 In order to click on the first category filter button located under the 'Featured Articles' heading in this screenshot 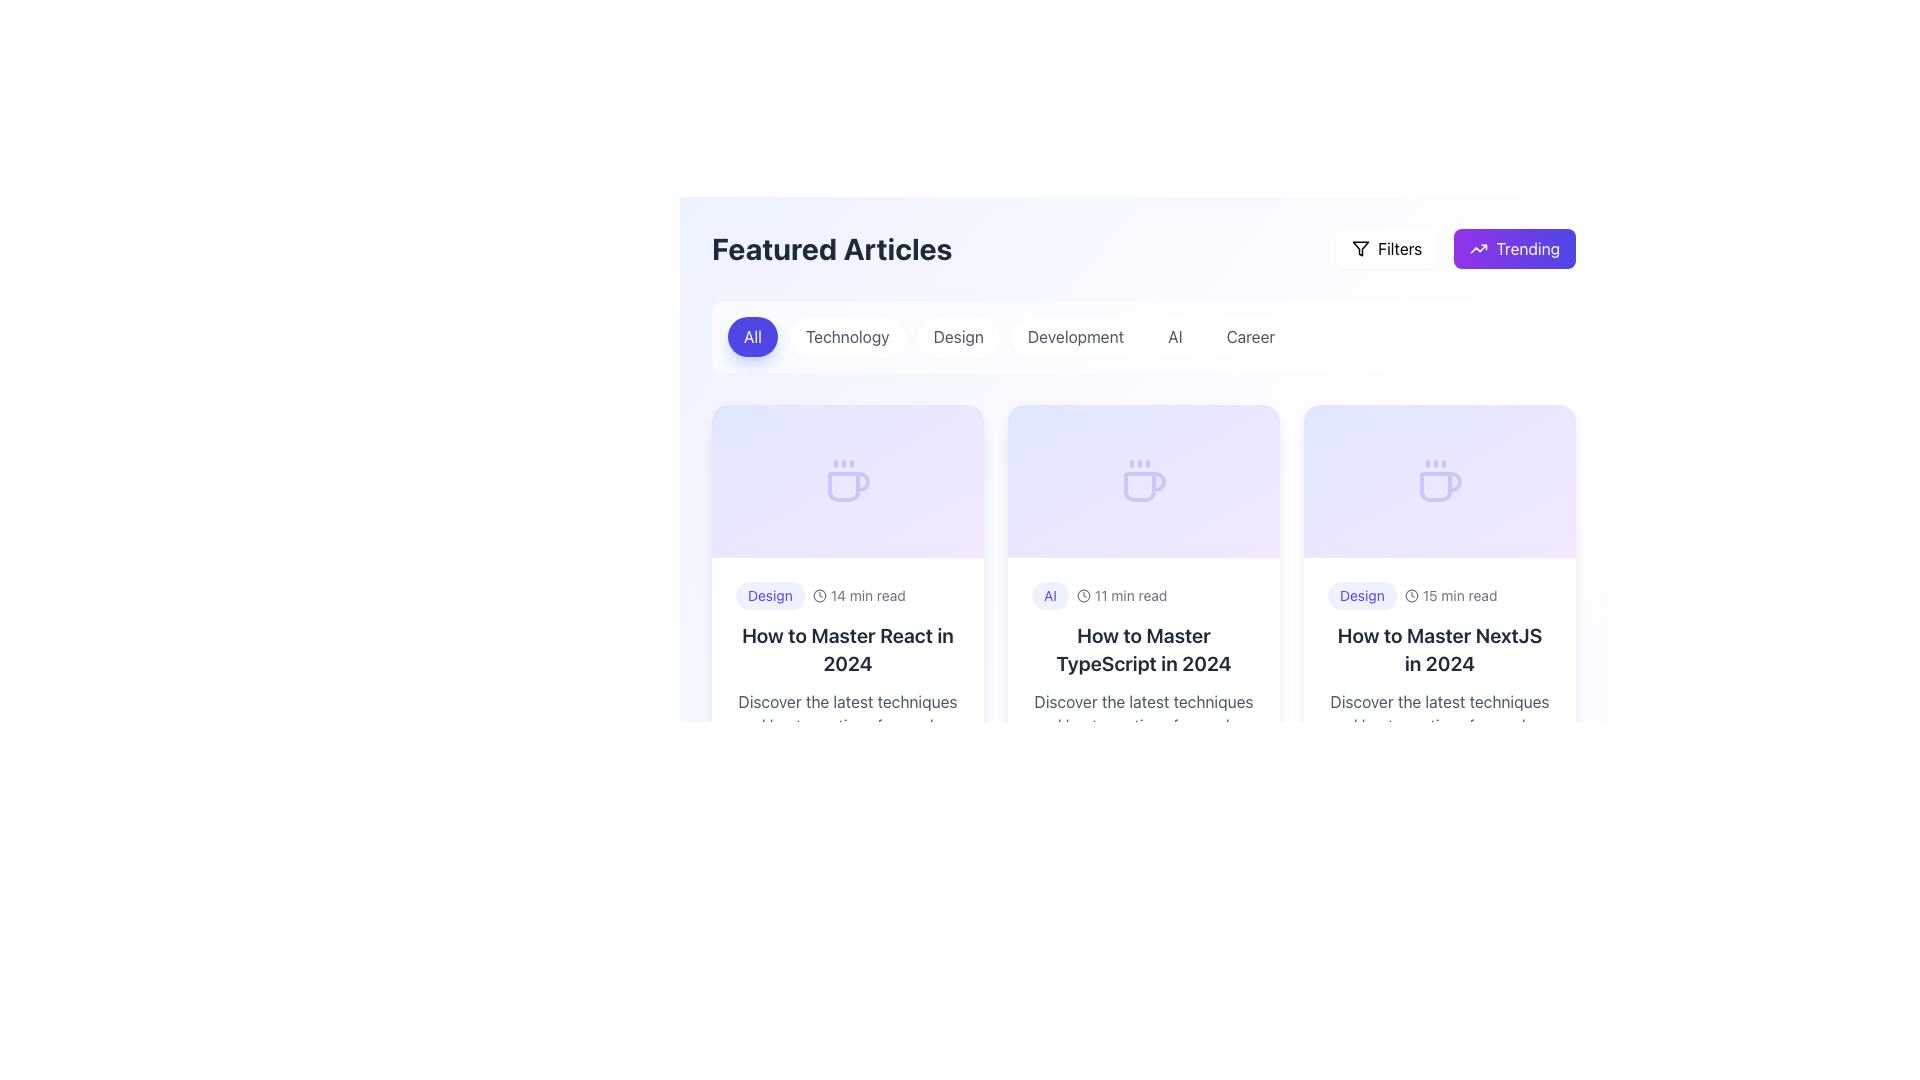, I will do `click(752, 335)`.